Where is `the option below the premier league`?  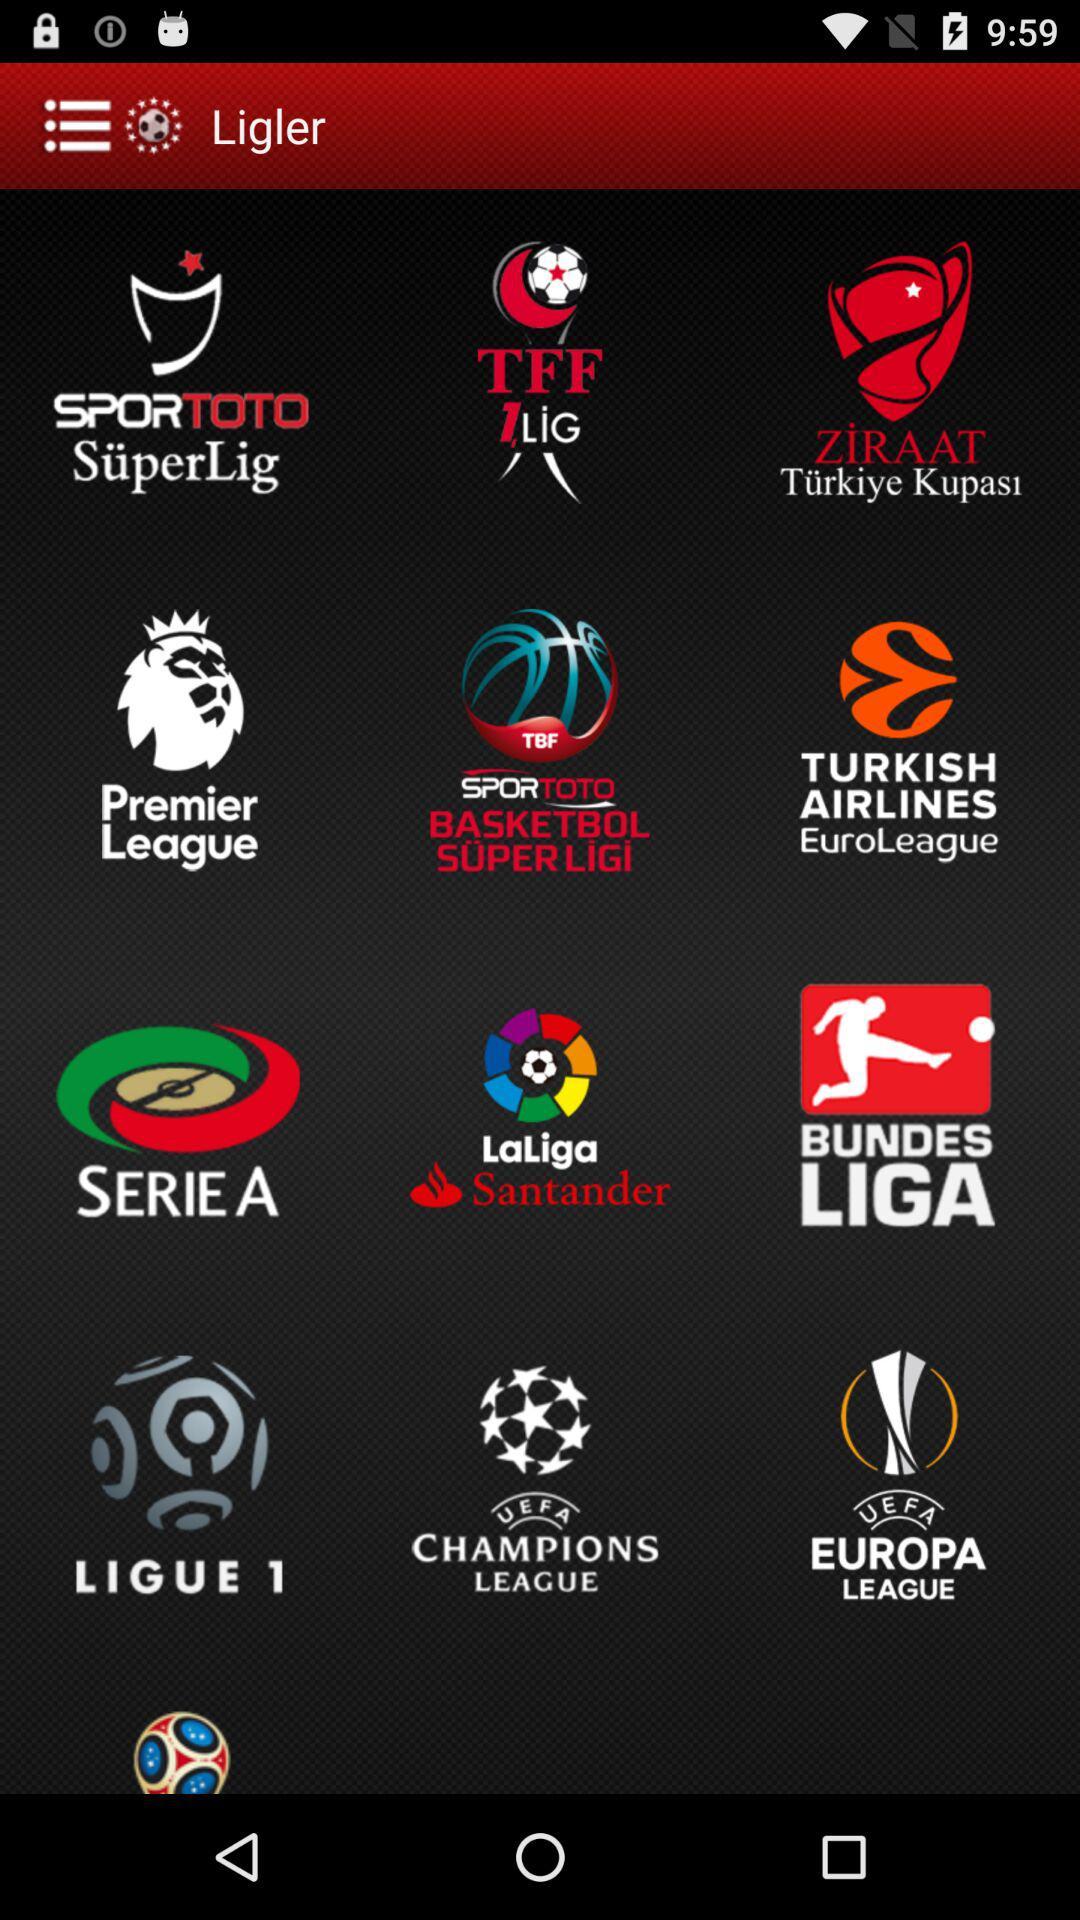
the option below the premier league is located at coordinates (180, 1107).